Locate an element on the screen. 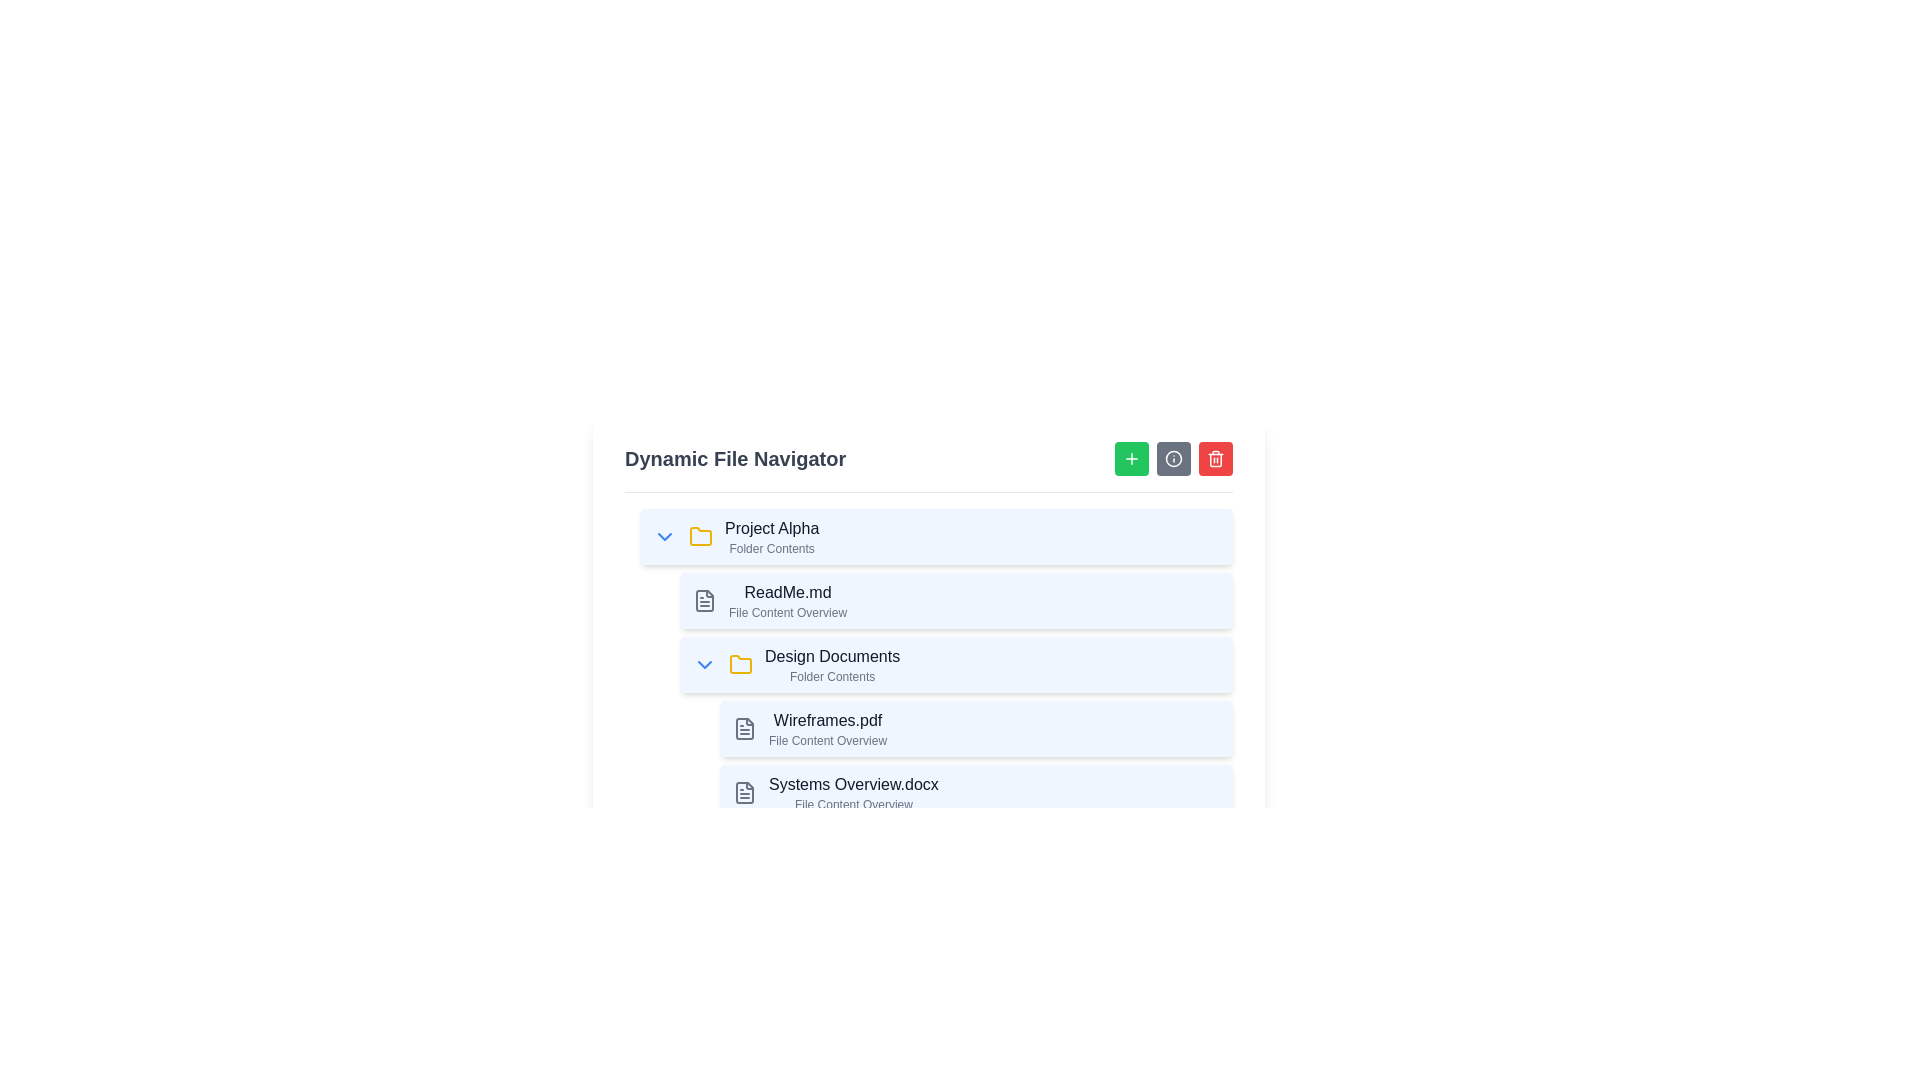 The height and width of the screenshot is (1080, 1920). the file item component representing 'Wireframes.pdf' is located at coordinates (977, 729).